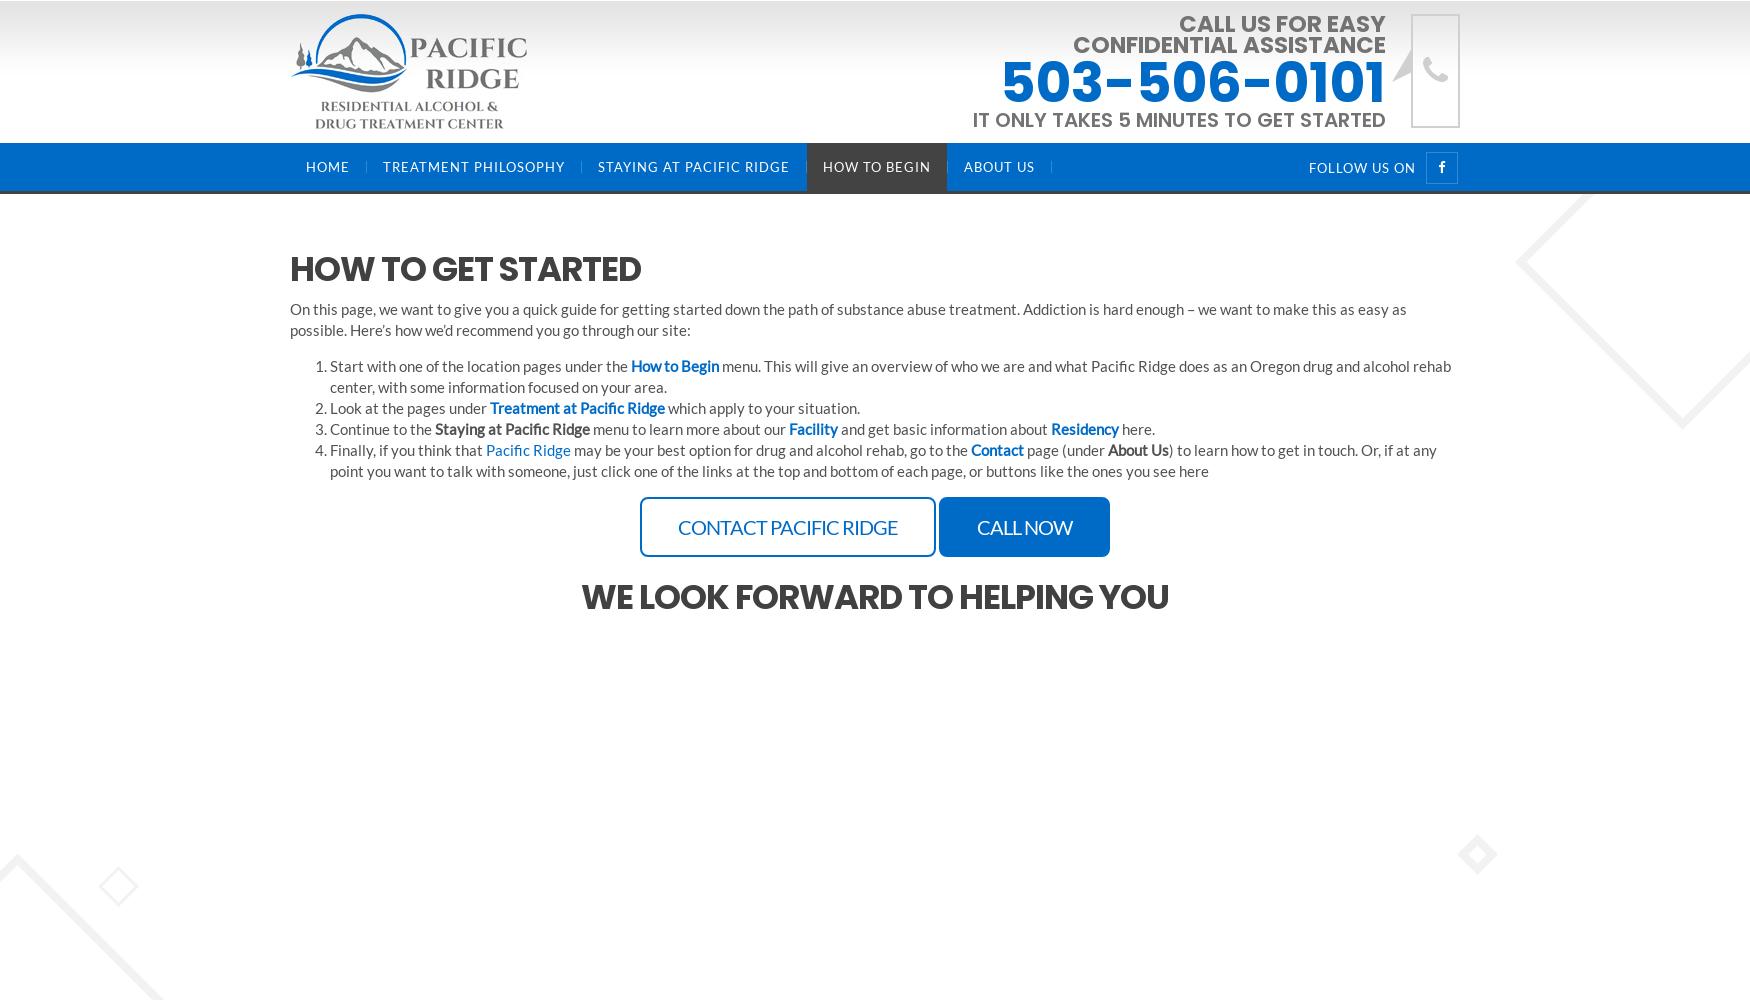  What do you see at coordinates (571, 449) in the screenshot?
I see `'may be your best option for drug and alcohol rehab, go to the'` at bounding box center [571, 449].